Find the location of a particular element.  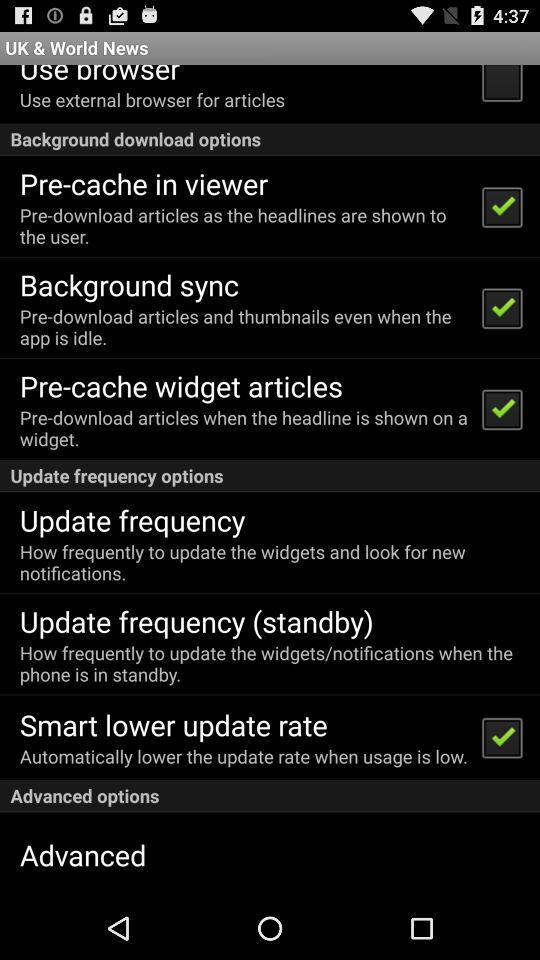

background sync item is located at coordinates (129, 283).